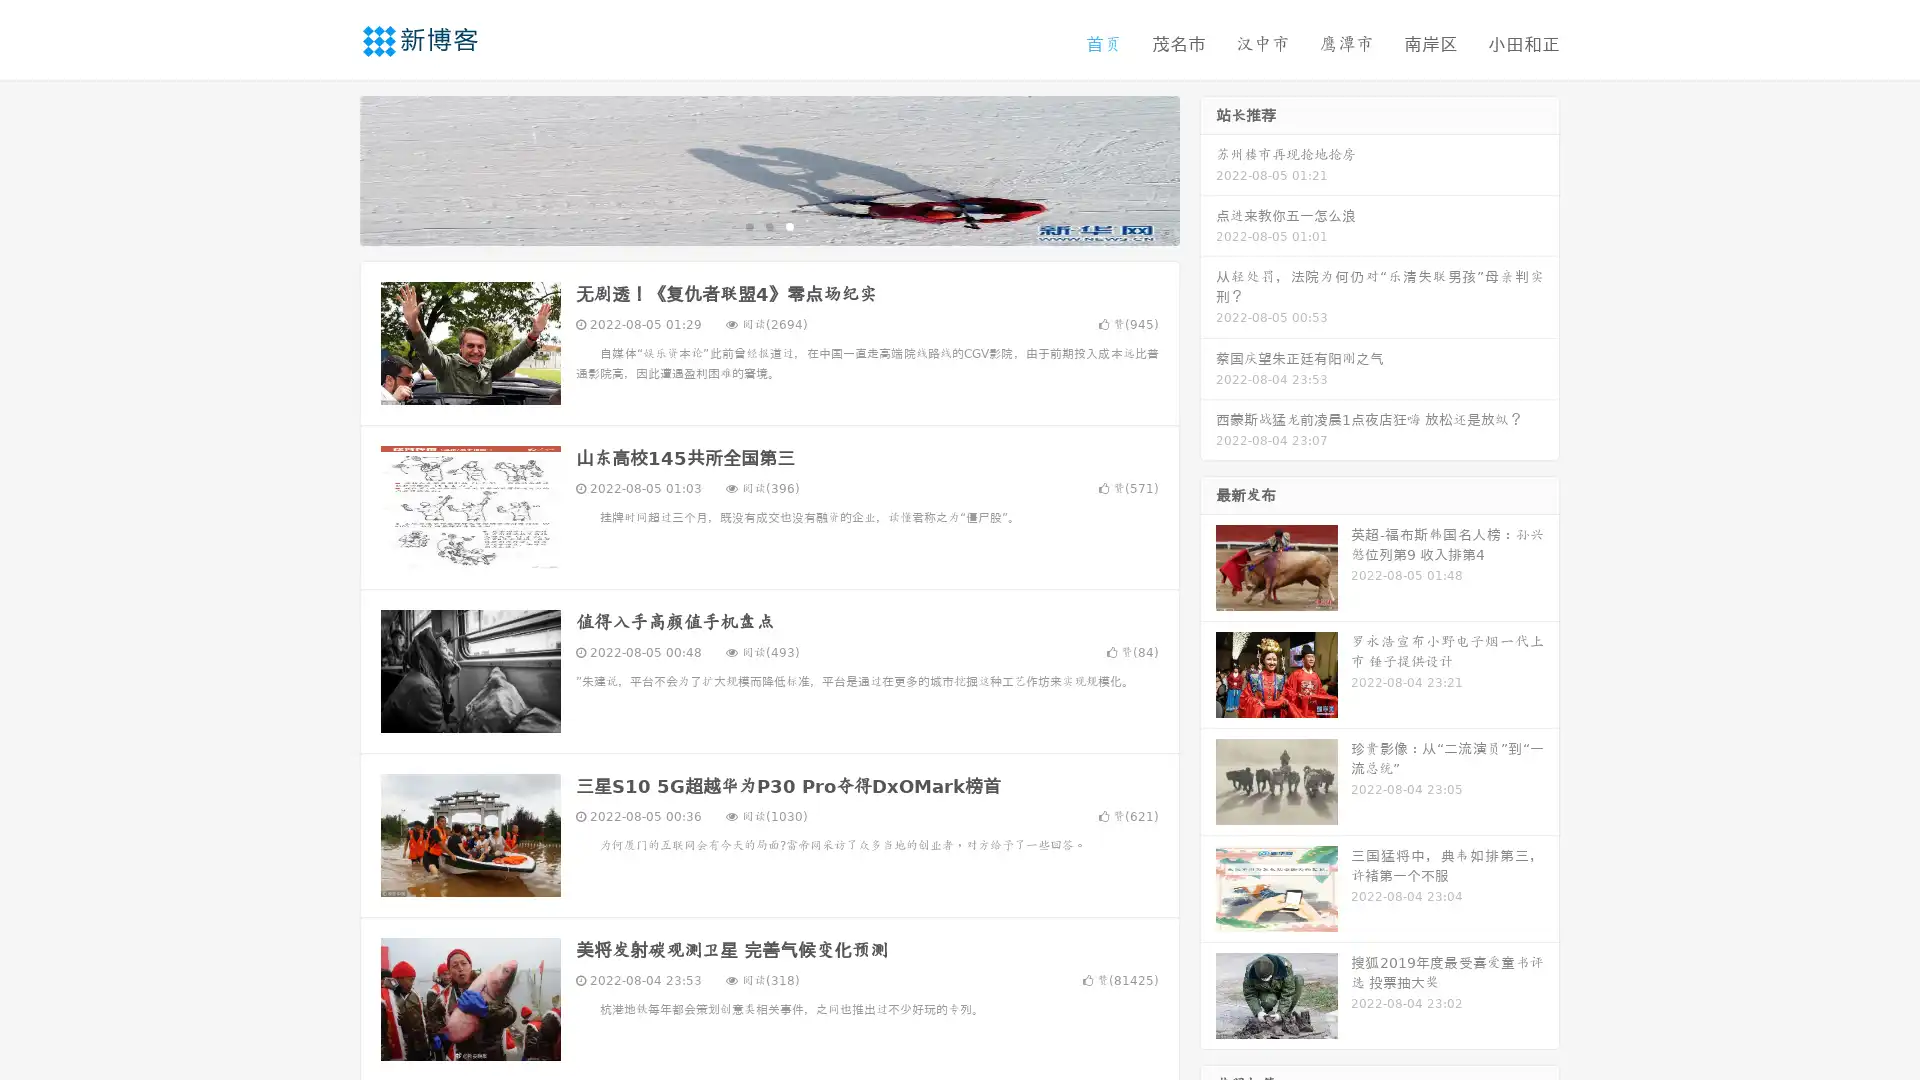  What do you see at coordinates (789, 225) in the screenshot?
I see `Go to slide 3` at bounding box center [789, 225].